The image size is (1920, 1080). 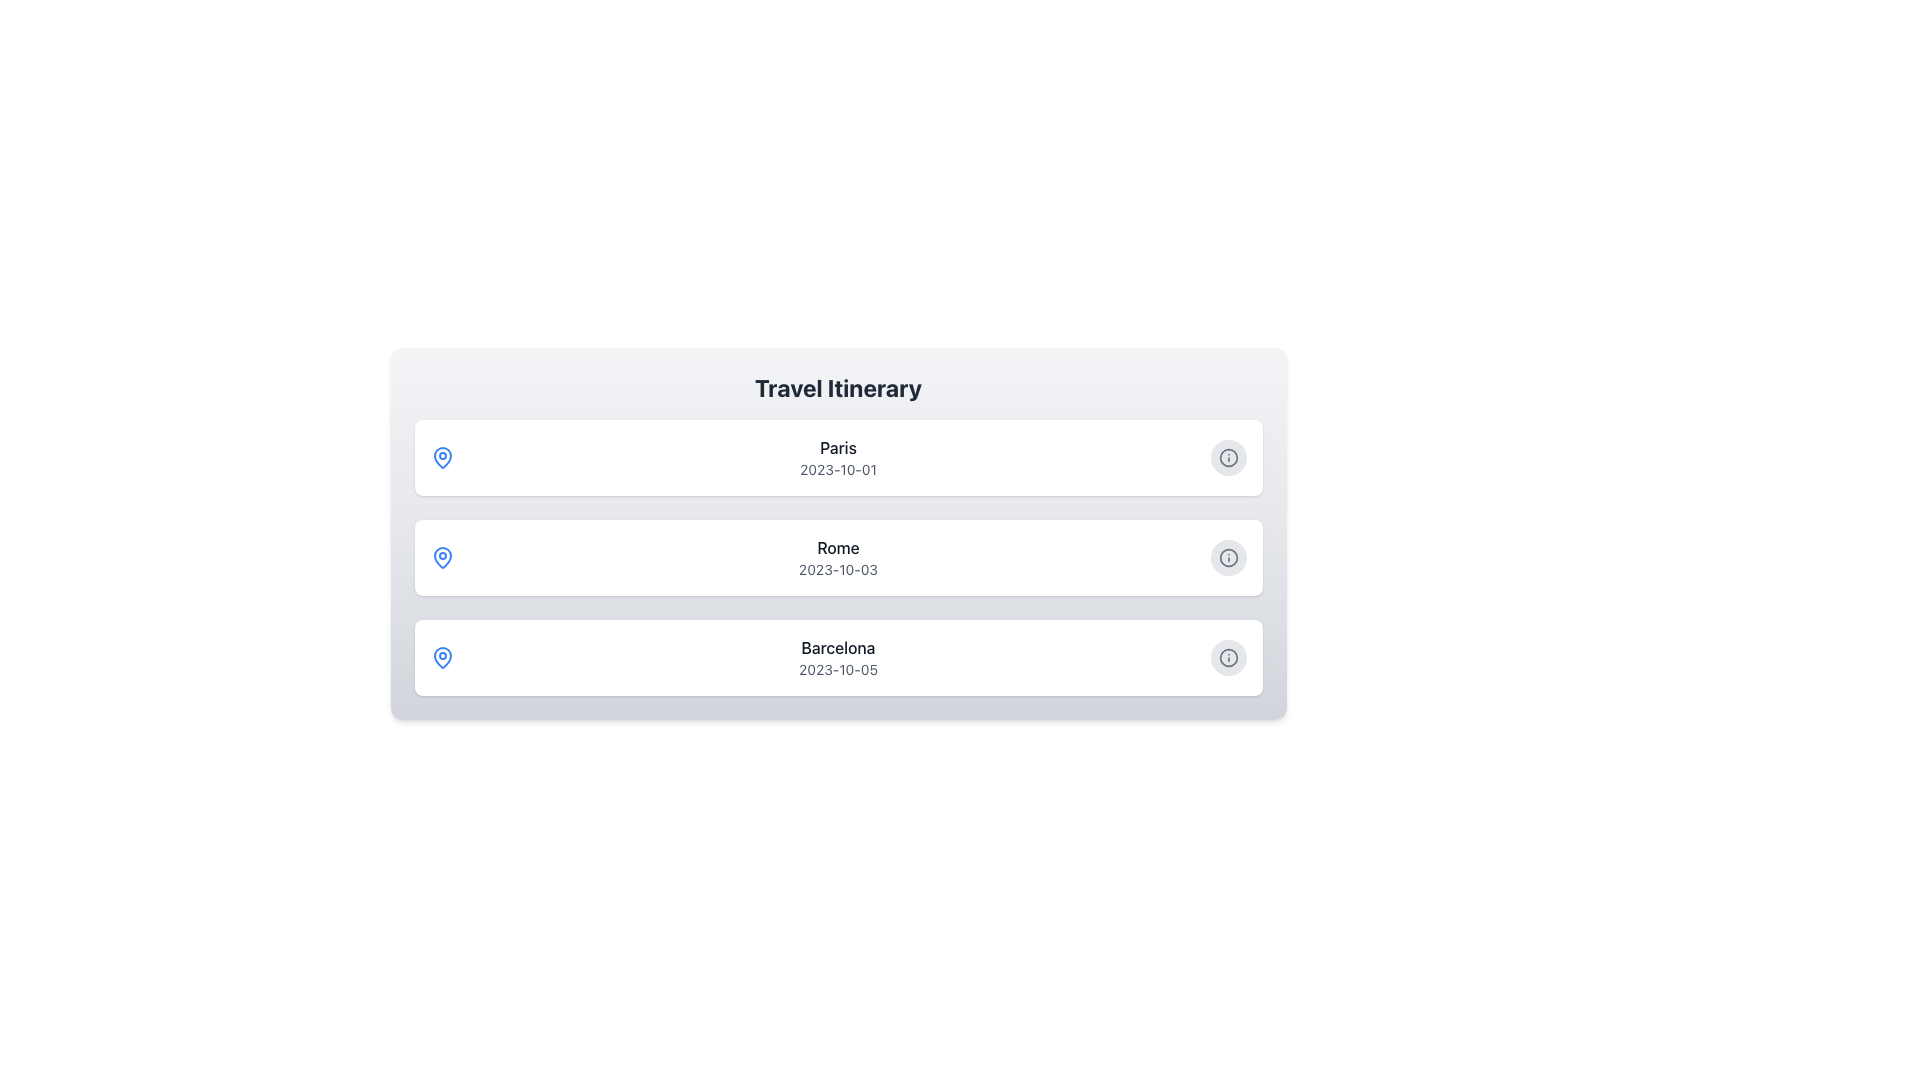 I want to click on the text label displaying the date '2023-10-03' located below 'Rome' in the second card of the vertically stacked list, so click(x=838, y=570).